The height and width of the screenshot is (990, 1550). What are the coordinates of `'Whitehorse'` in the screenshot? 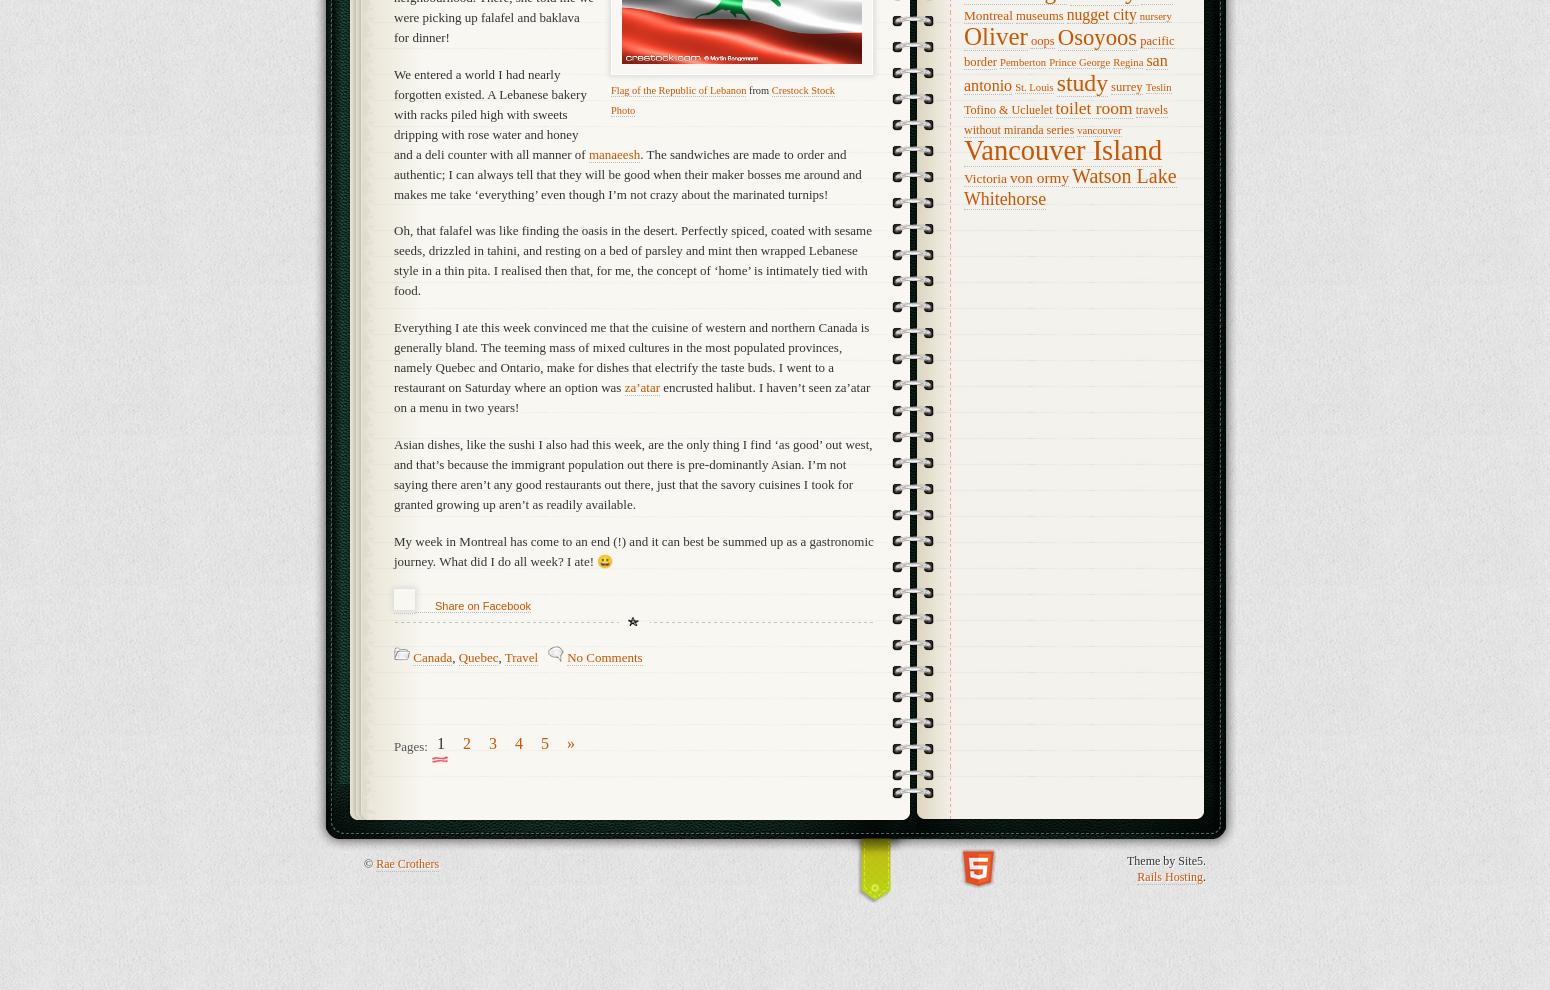 It's located at (1004, 198).